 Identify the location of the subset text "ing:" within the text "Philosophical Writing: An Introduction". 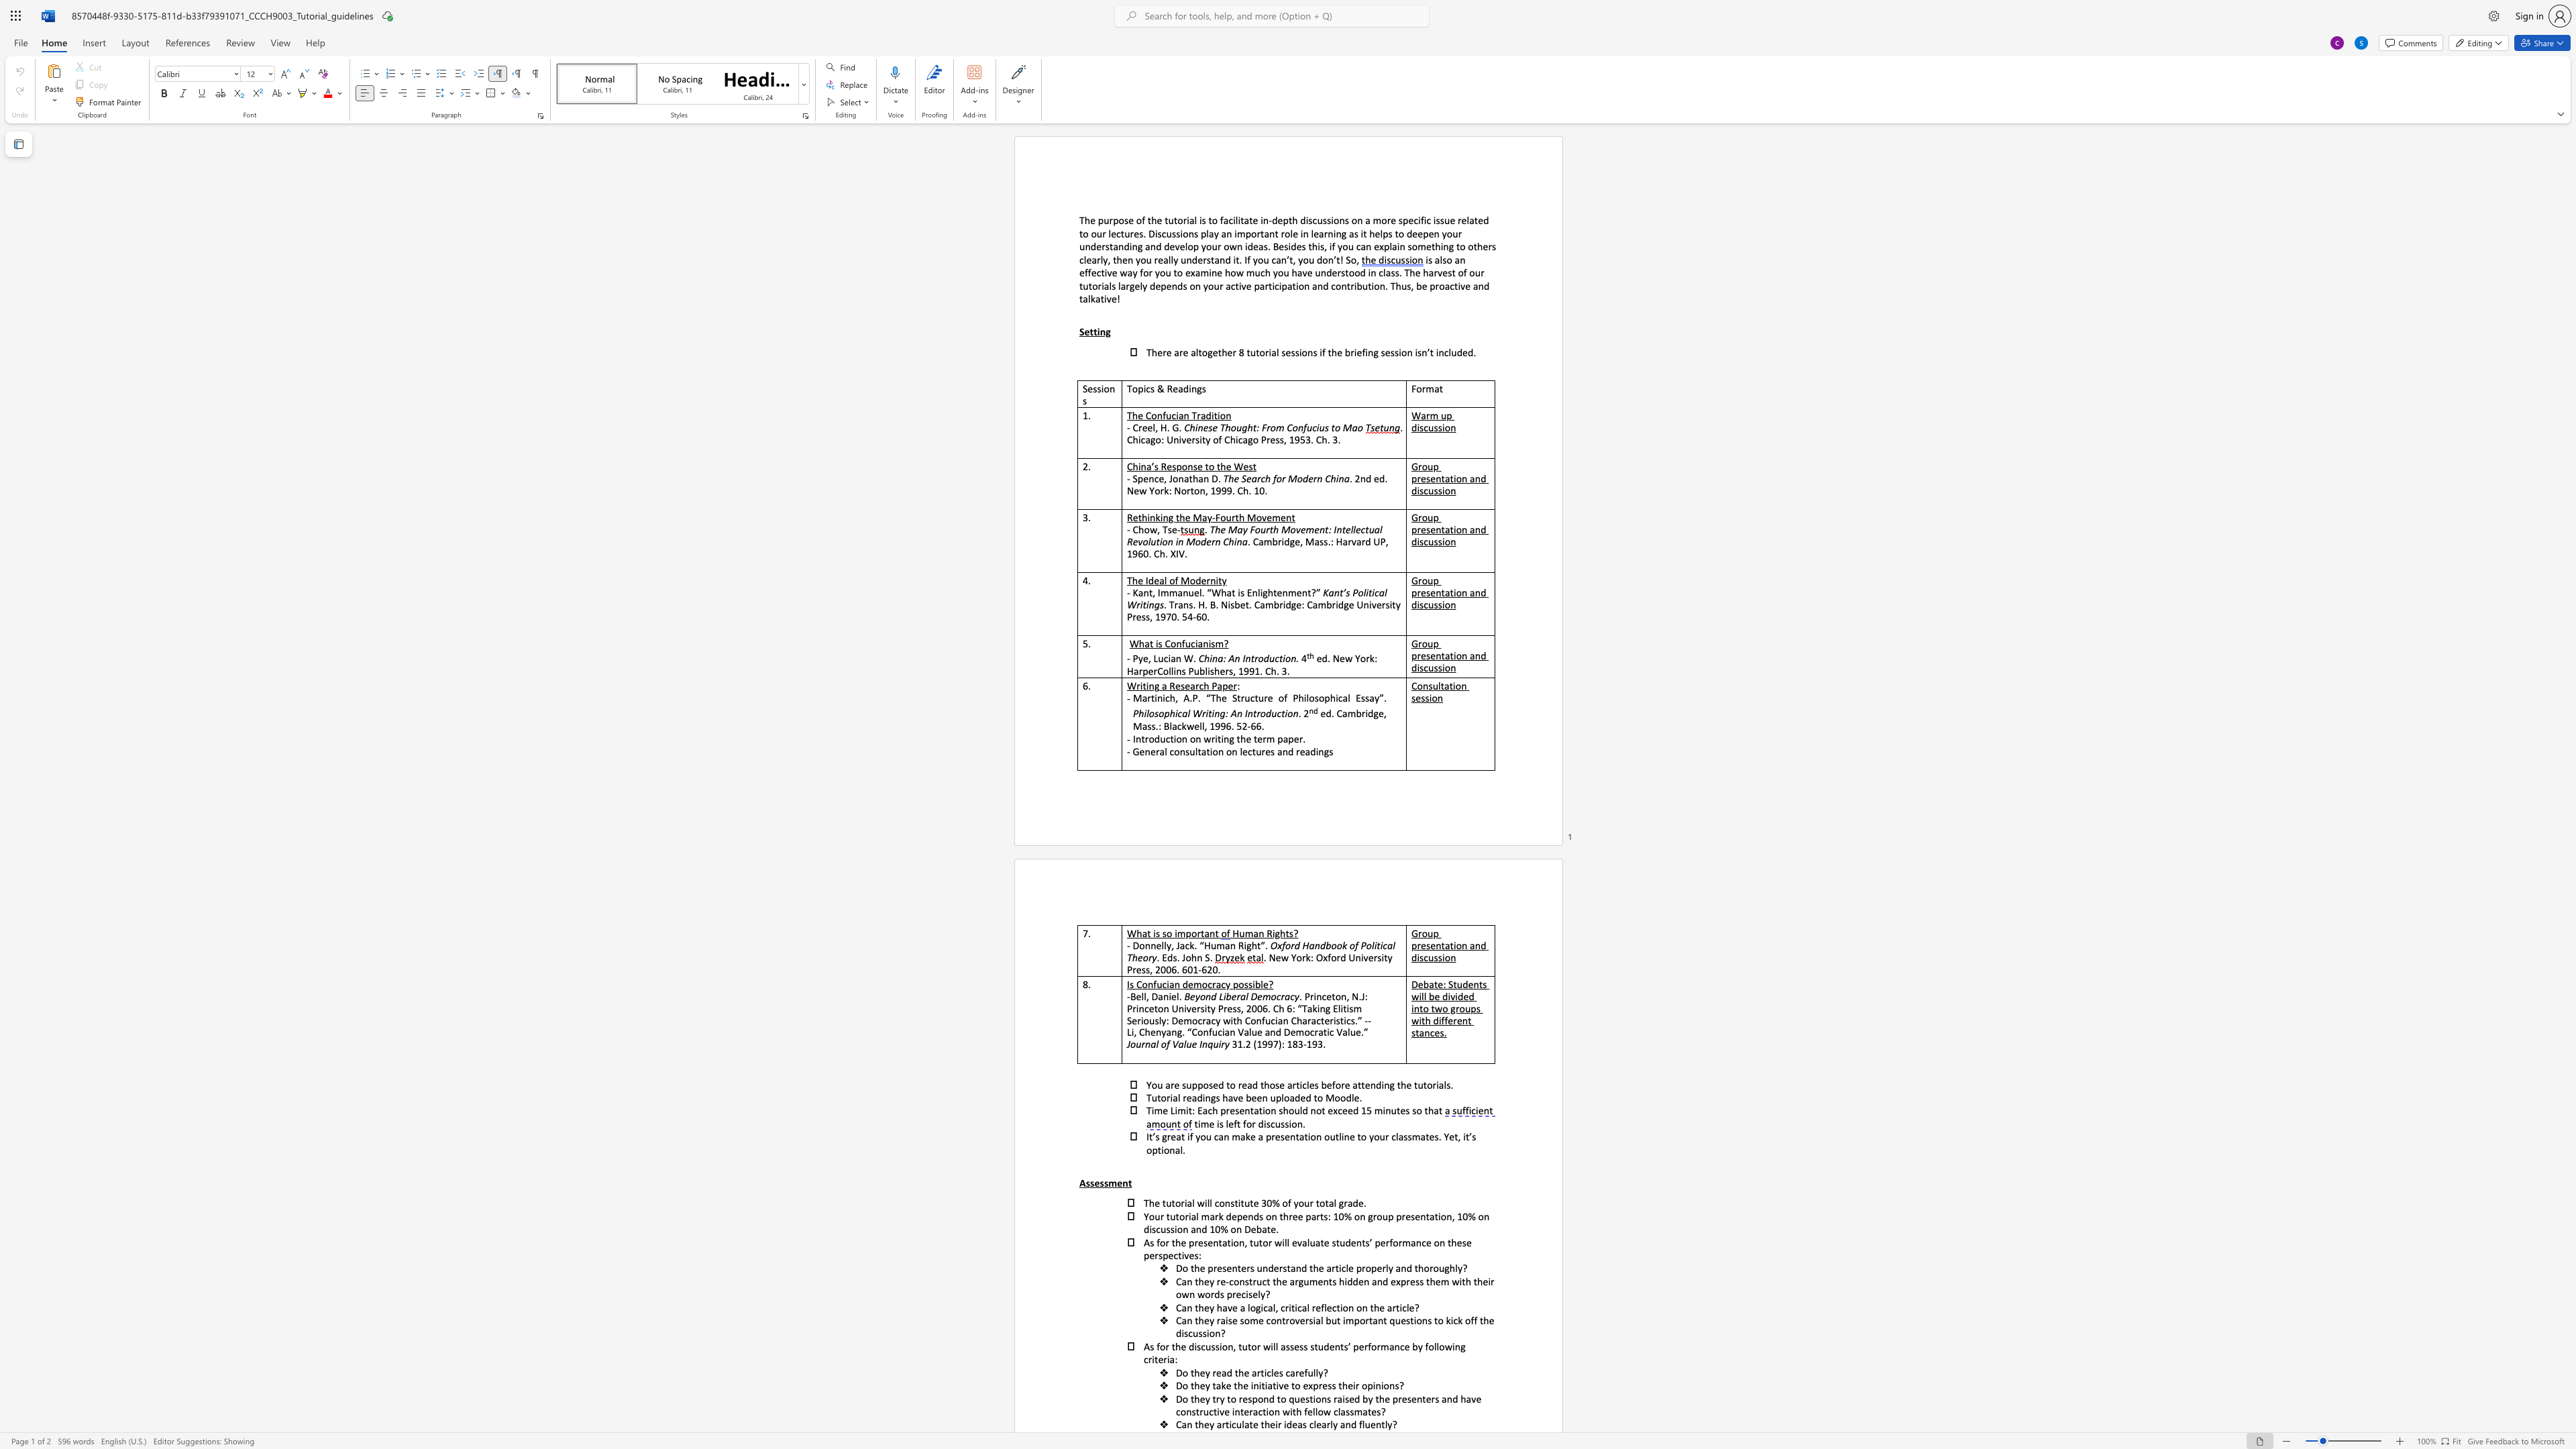
(1211, 712).